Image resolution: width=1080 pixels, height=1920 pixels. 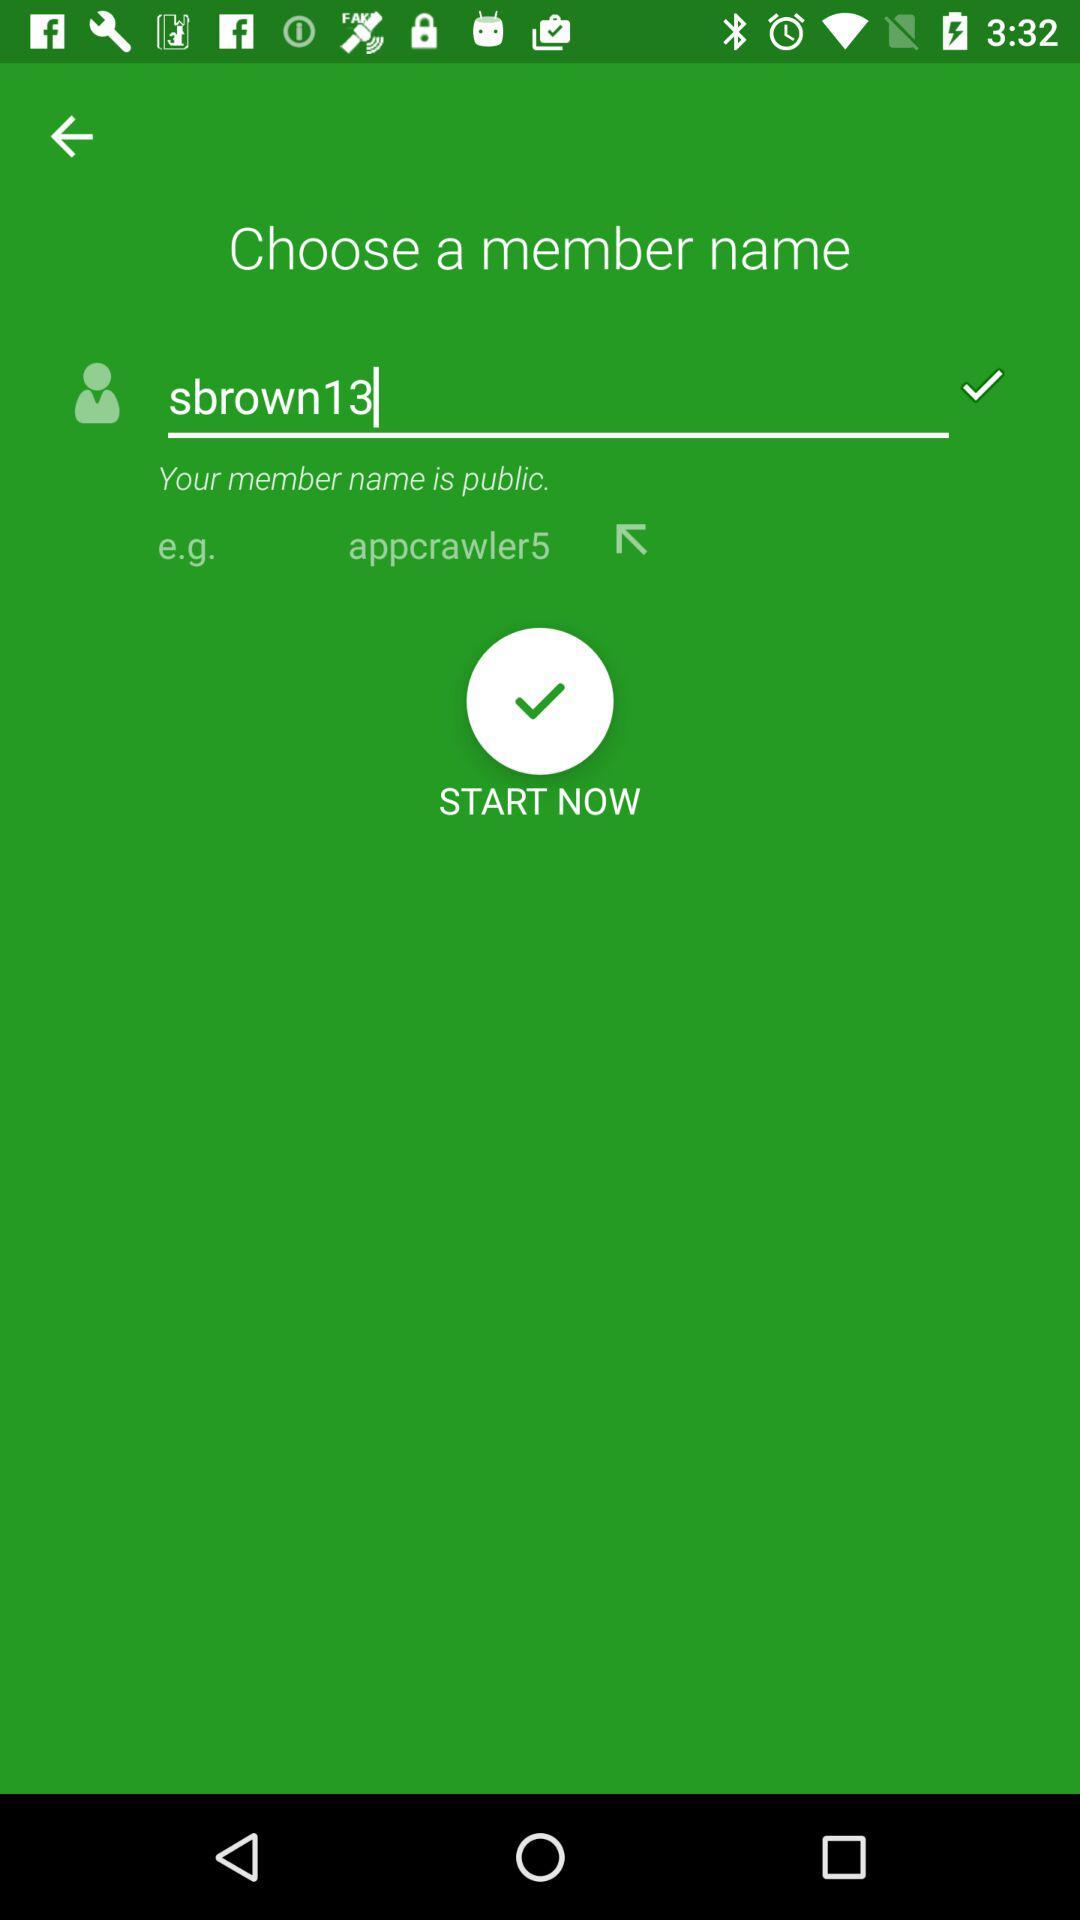 What do you see at coordinates (540, 701) in the screenshot?
I see `click start now check mark button` at bounding box center [540, 701].